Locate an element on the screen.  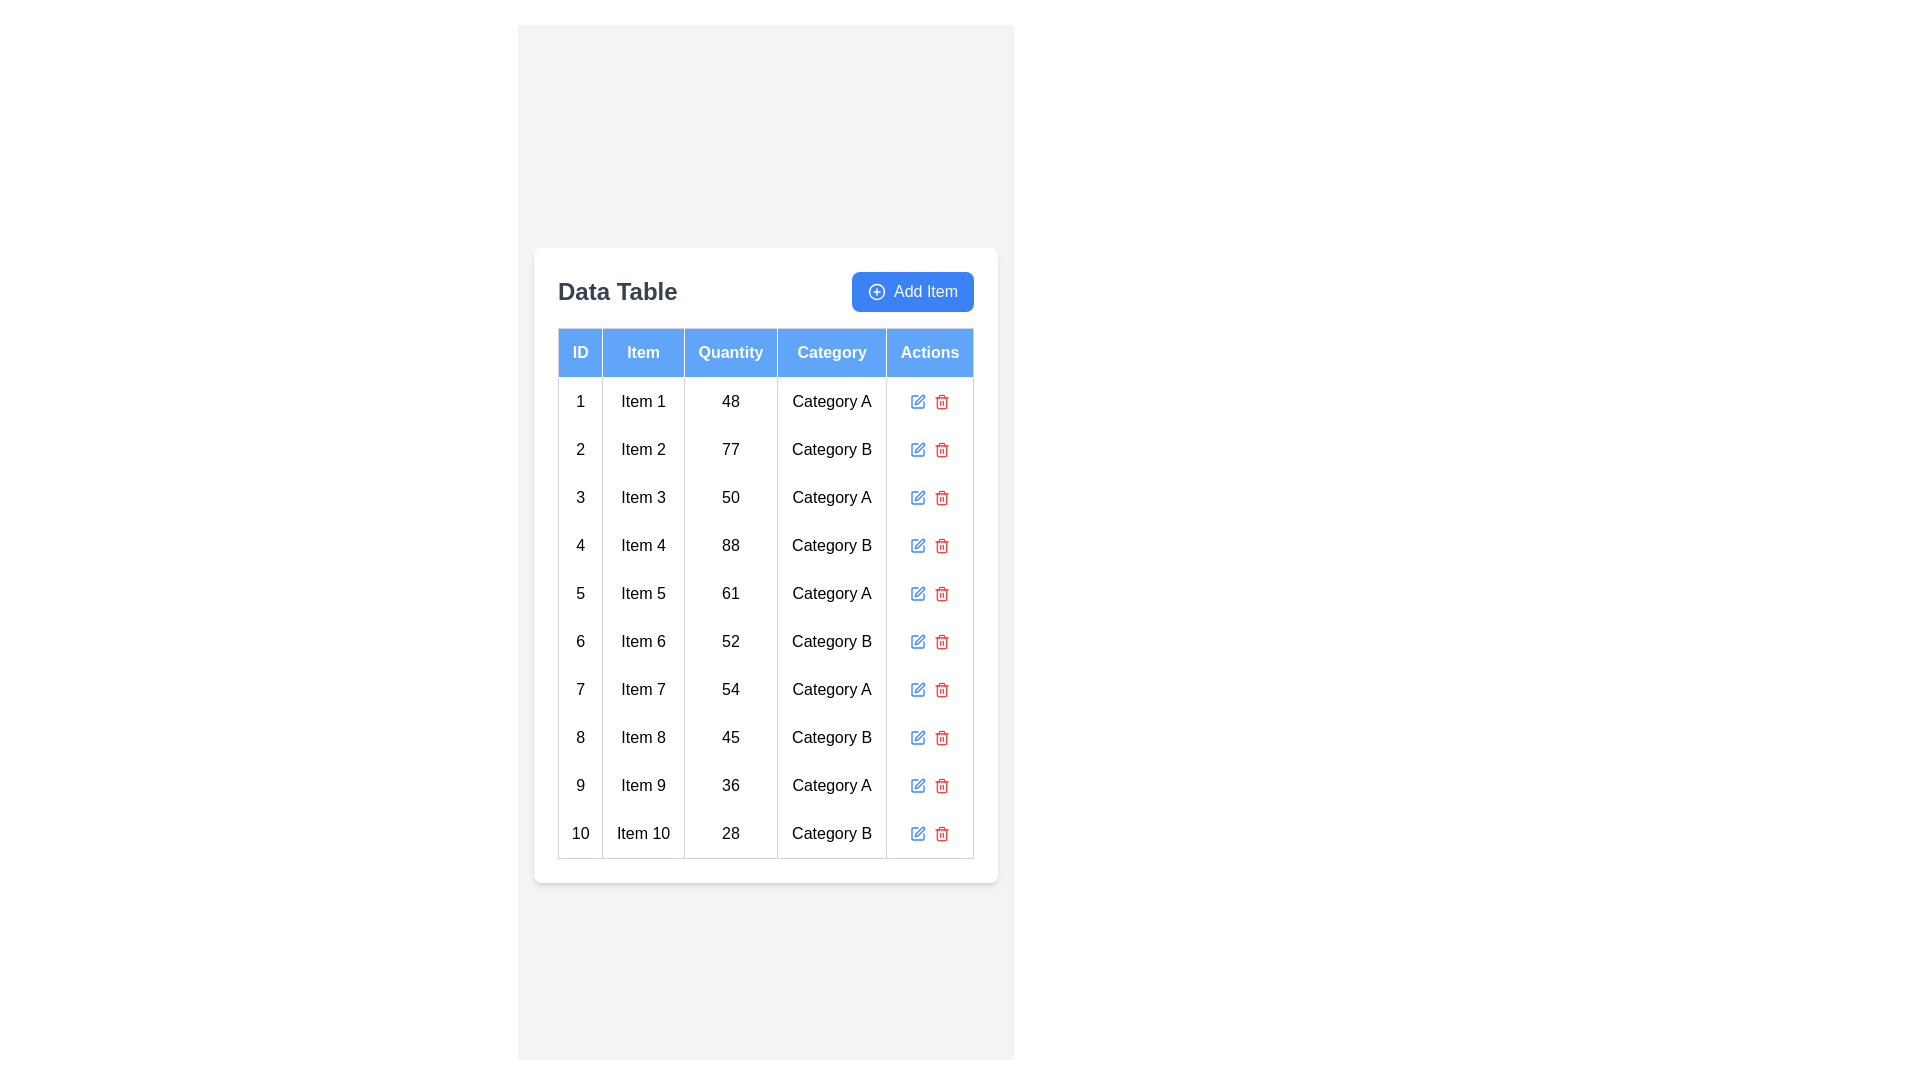
text from the Text Label displaying 'Item 3' located in the third row of the data table in the 'Item' column is located at coordinates (643, 496).